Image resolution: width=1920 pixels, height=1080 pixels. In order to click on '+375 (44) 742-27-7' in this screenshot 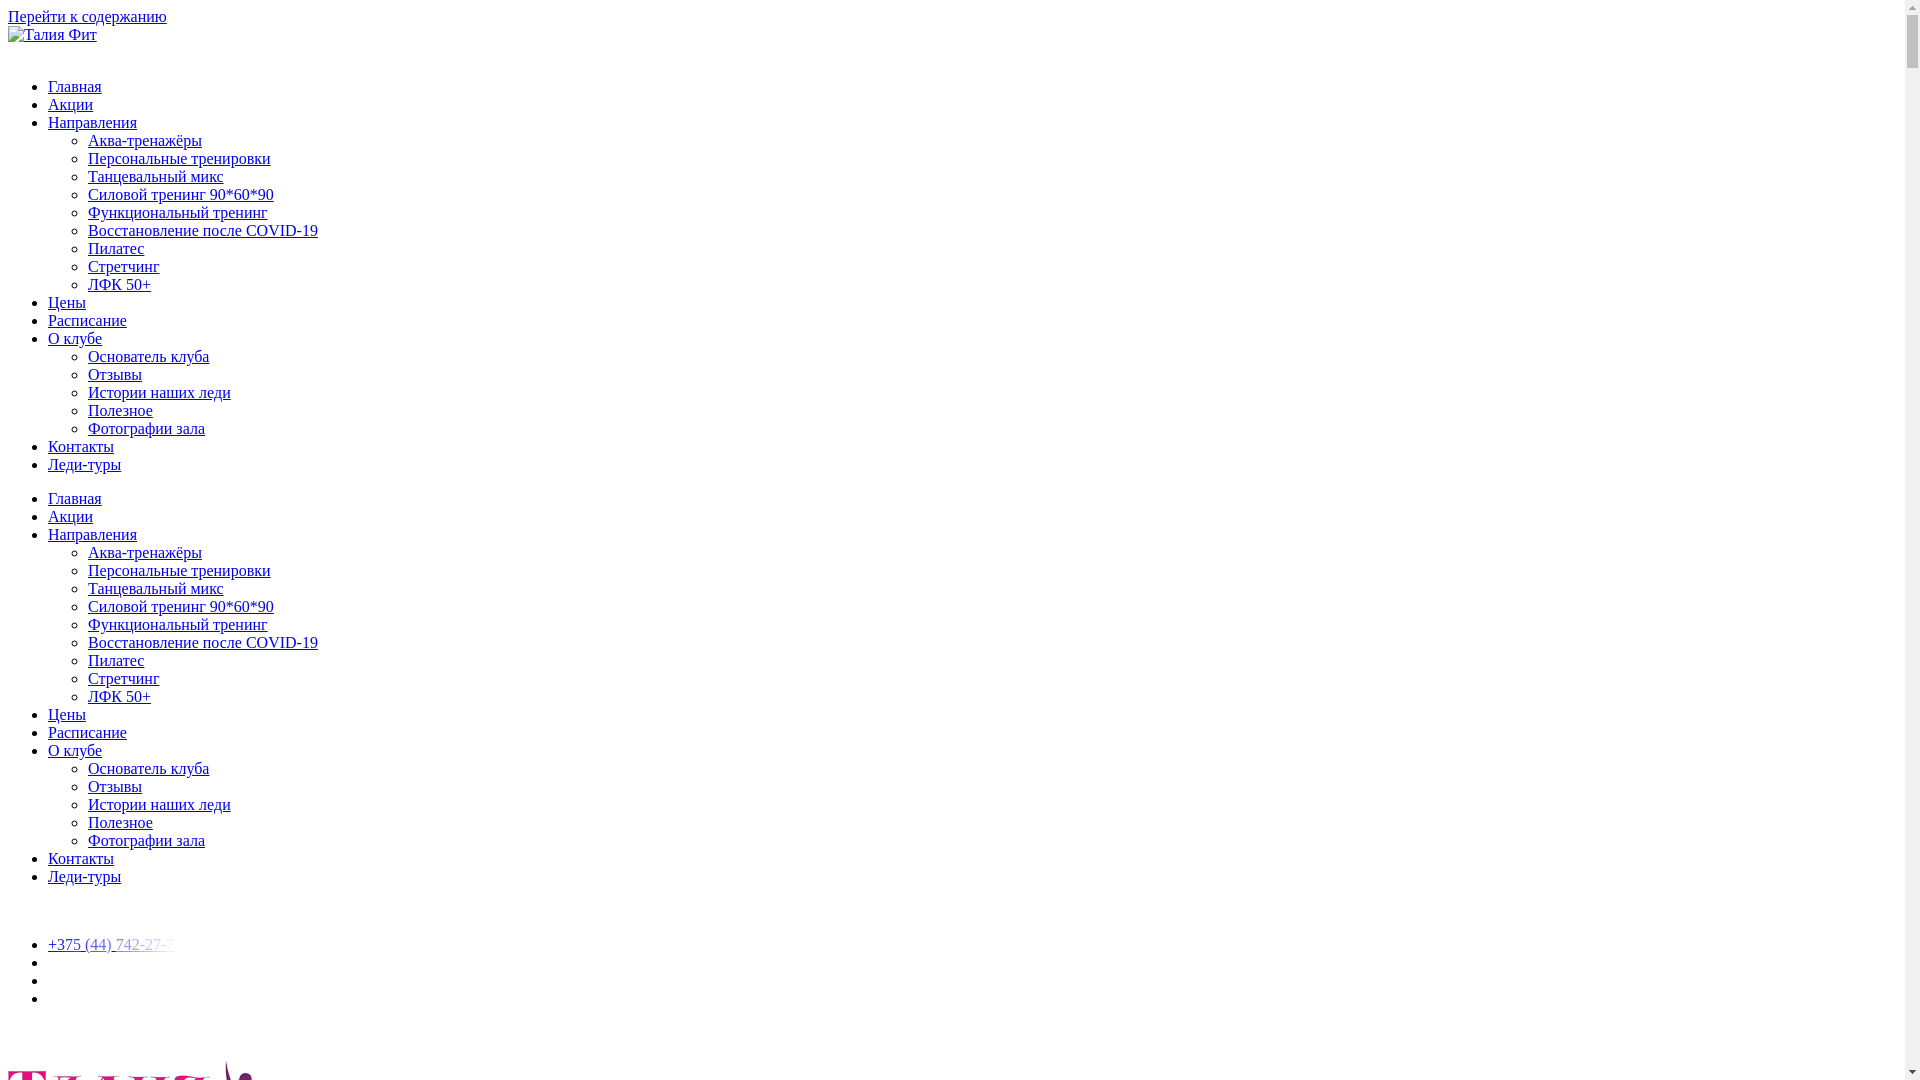, I will do `click(114, 944)`.